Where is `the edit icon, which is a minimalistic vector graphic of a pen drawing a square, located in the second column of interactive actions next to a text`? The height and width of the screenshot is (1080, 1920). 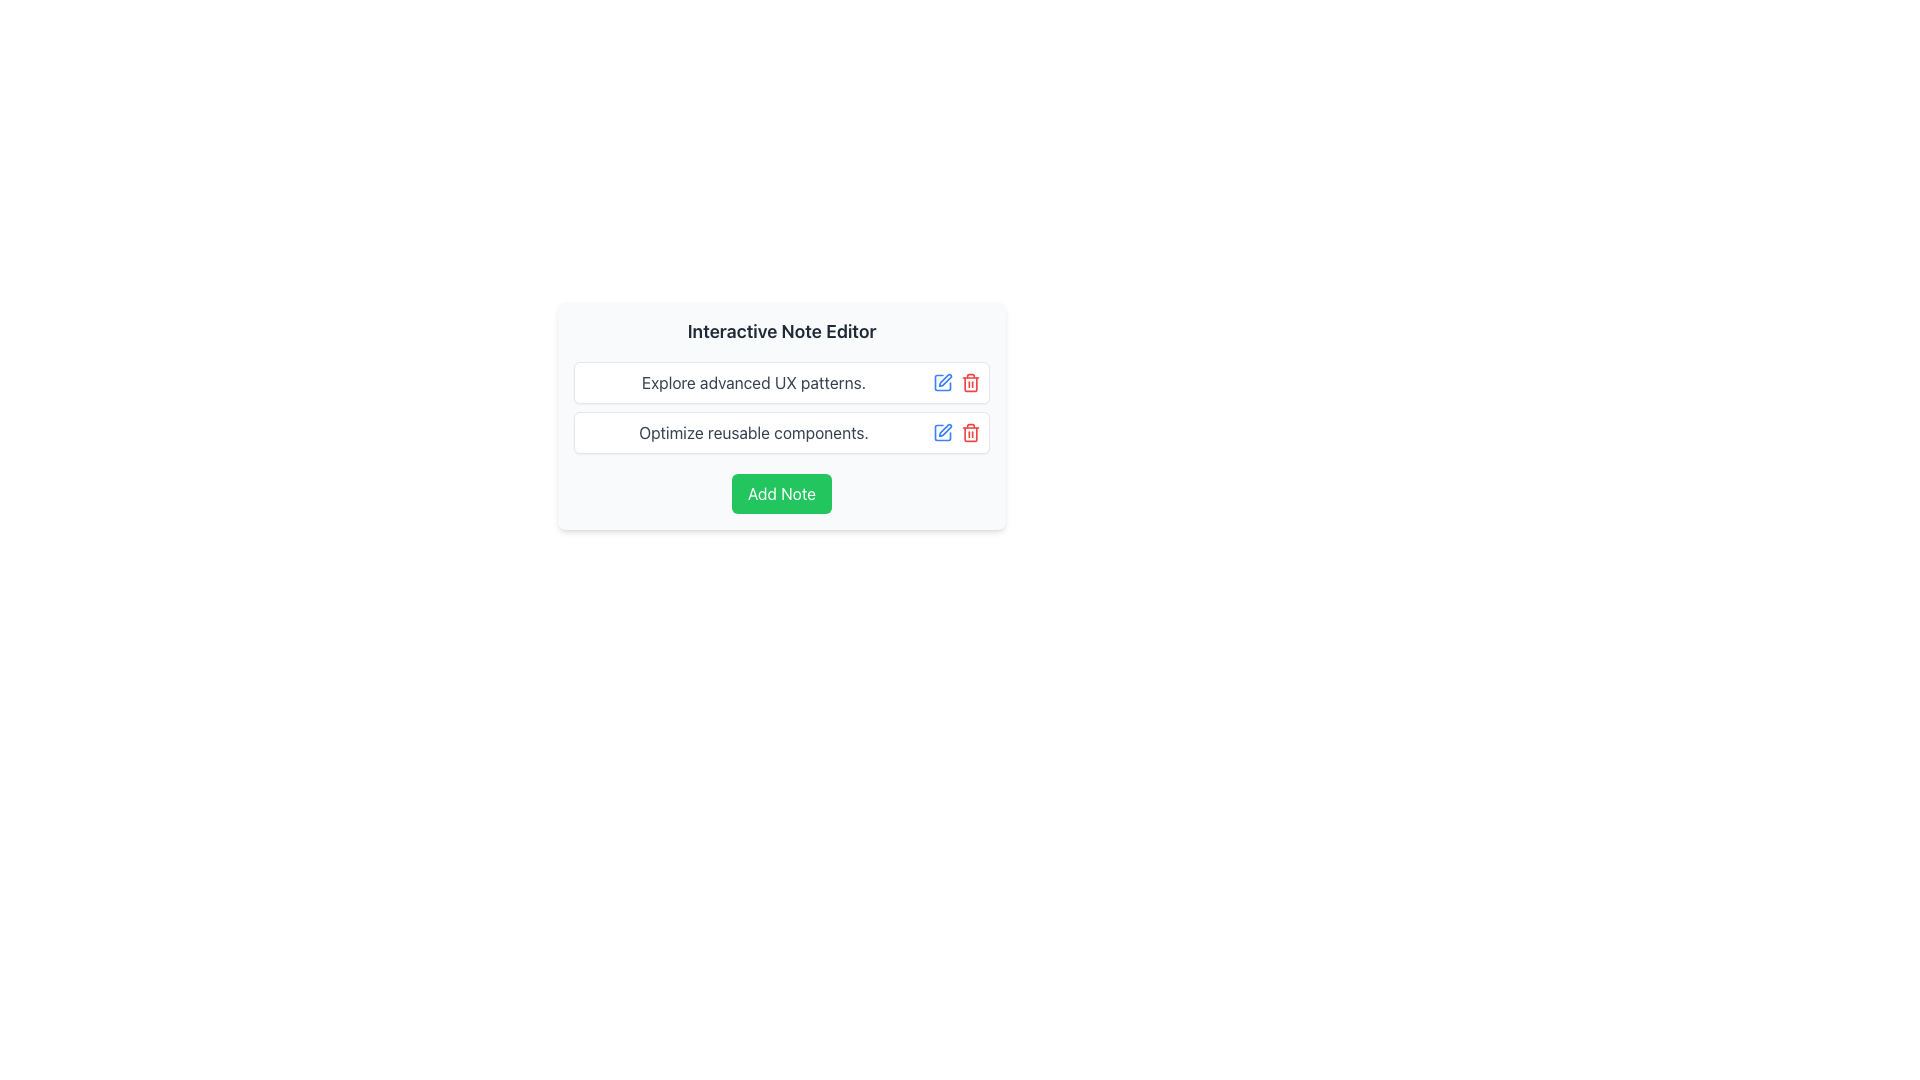
the edit icon, which is a minimalistic vector graphic of a pen drawing a square, located in the second column of interactive actions next to a text is located at coordinates (944, 428).